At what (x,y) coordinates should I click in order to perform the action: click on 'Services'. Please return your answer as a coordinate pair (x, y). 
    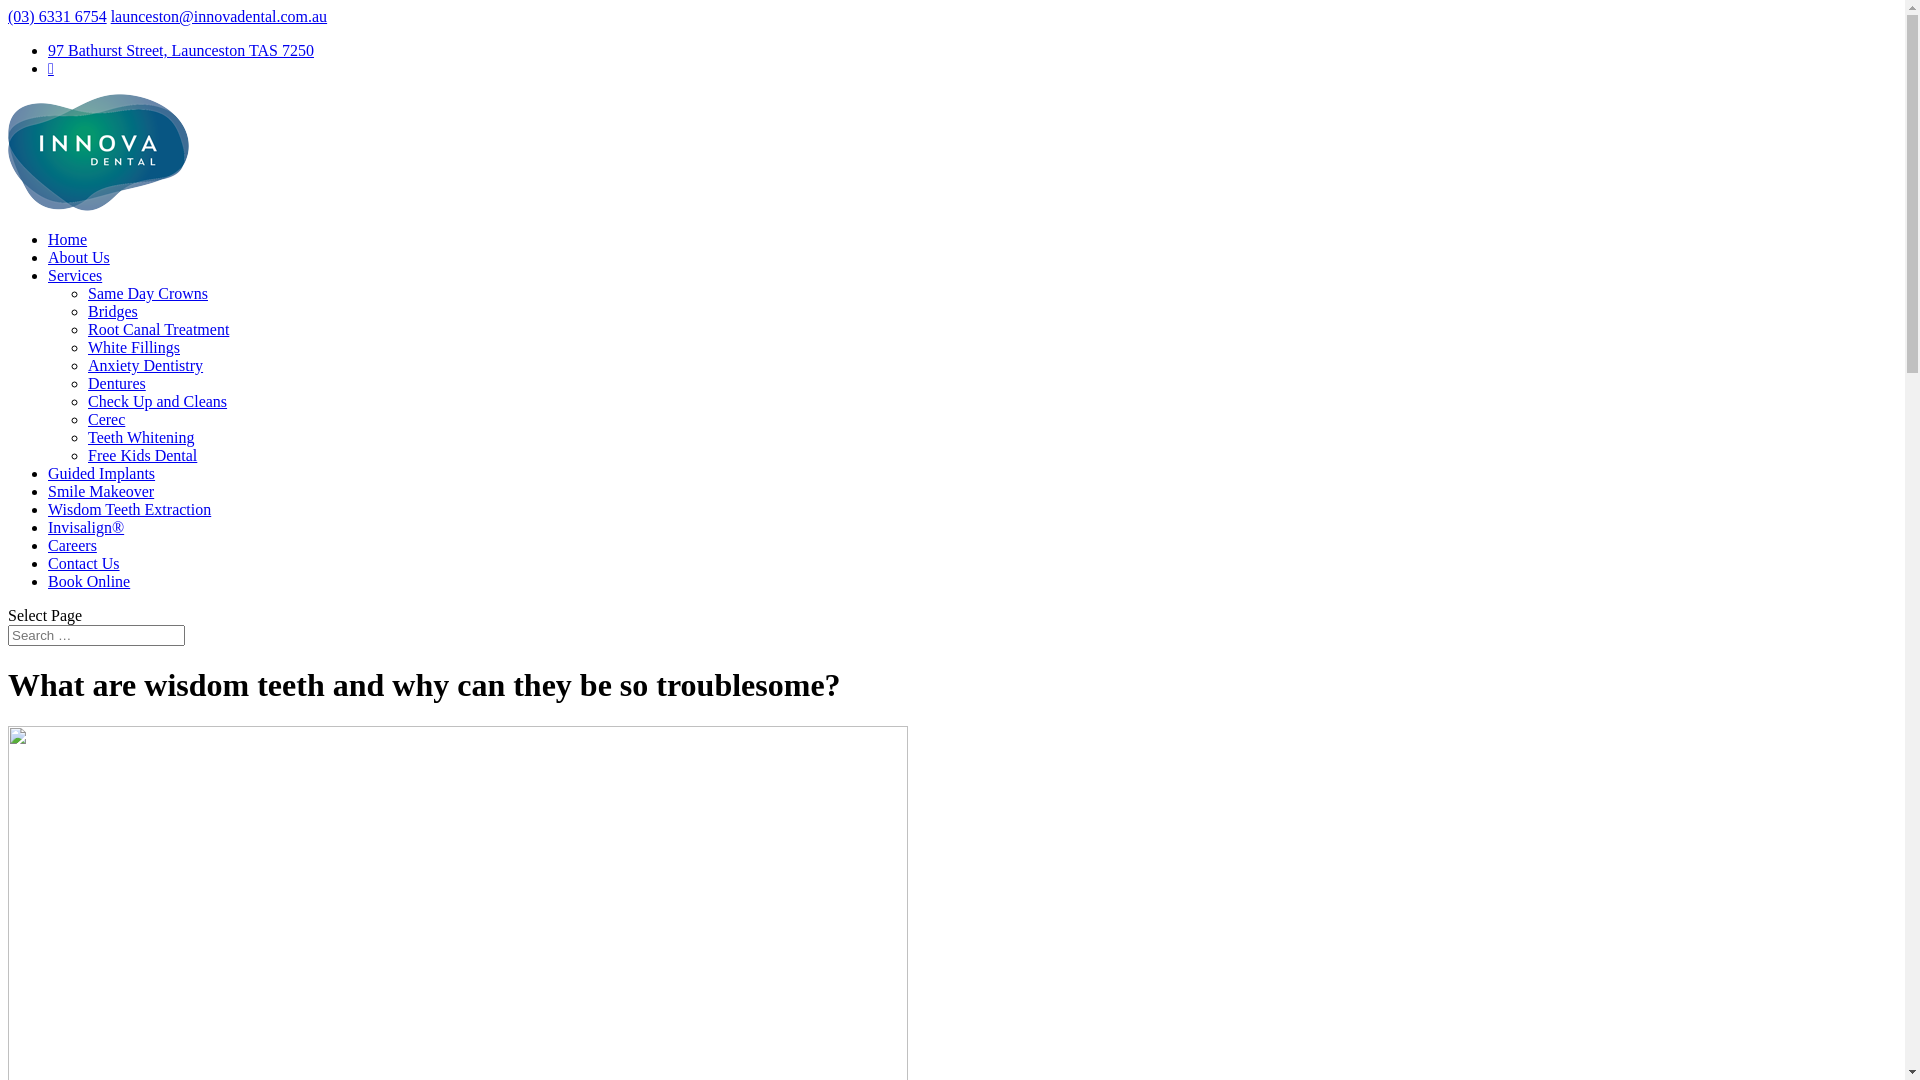
    Looking at the image, I should click on (75, 275).